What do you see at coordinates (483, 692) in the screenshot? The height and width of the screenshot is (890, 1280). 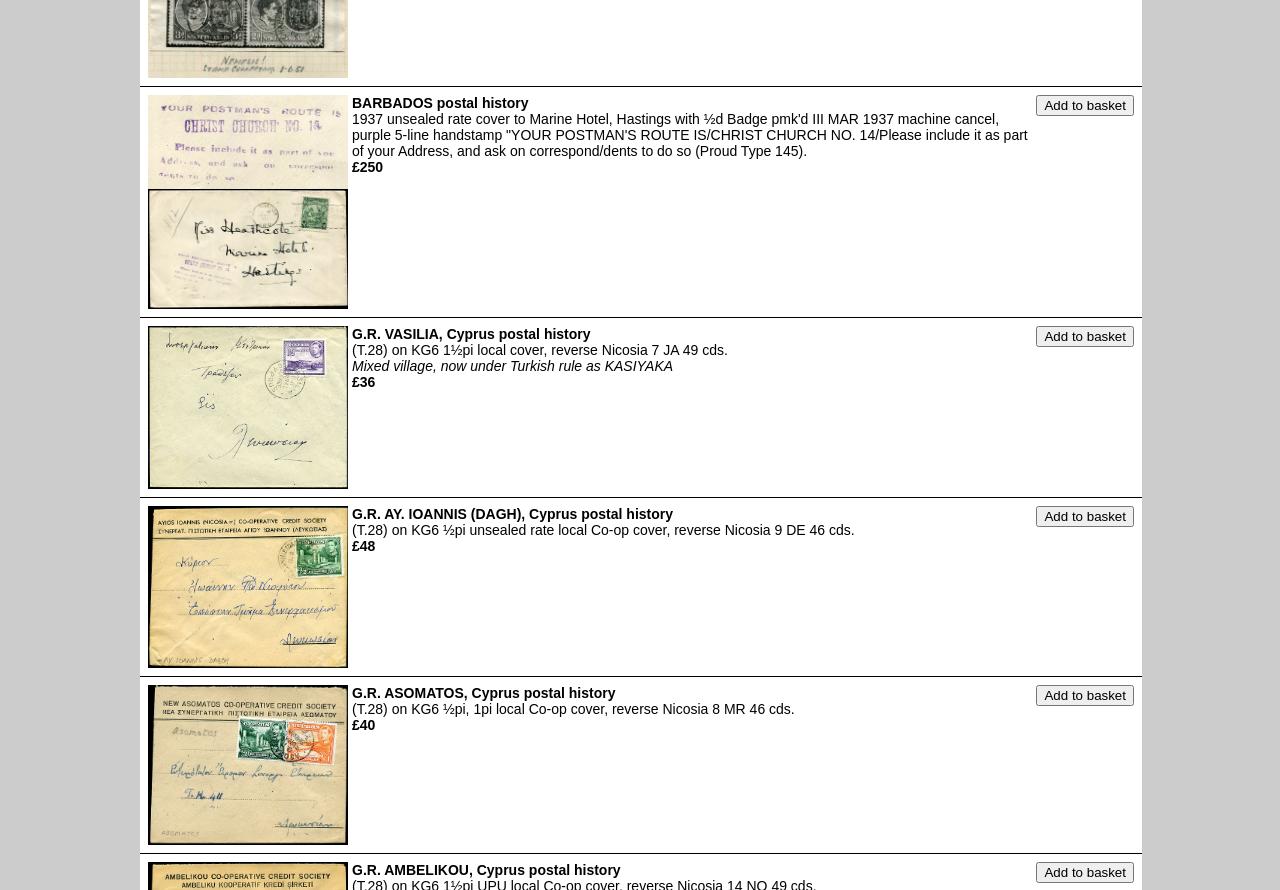 I see `'G.R. ASOMATOS, Cyprus postal history'` at bounding box center [483, 692].